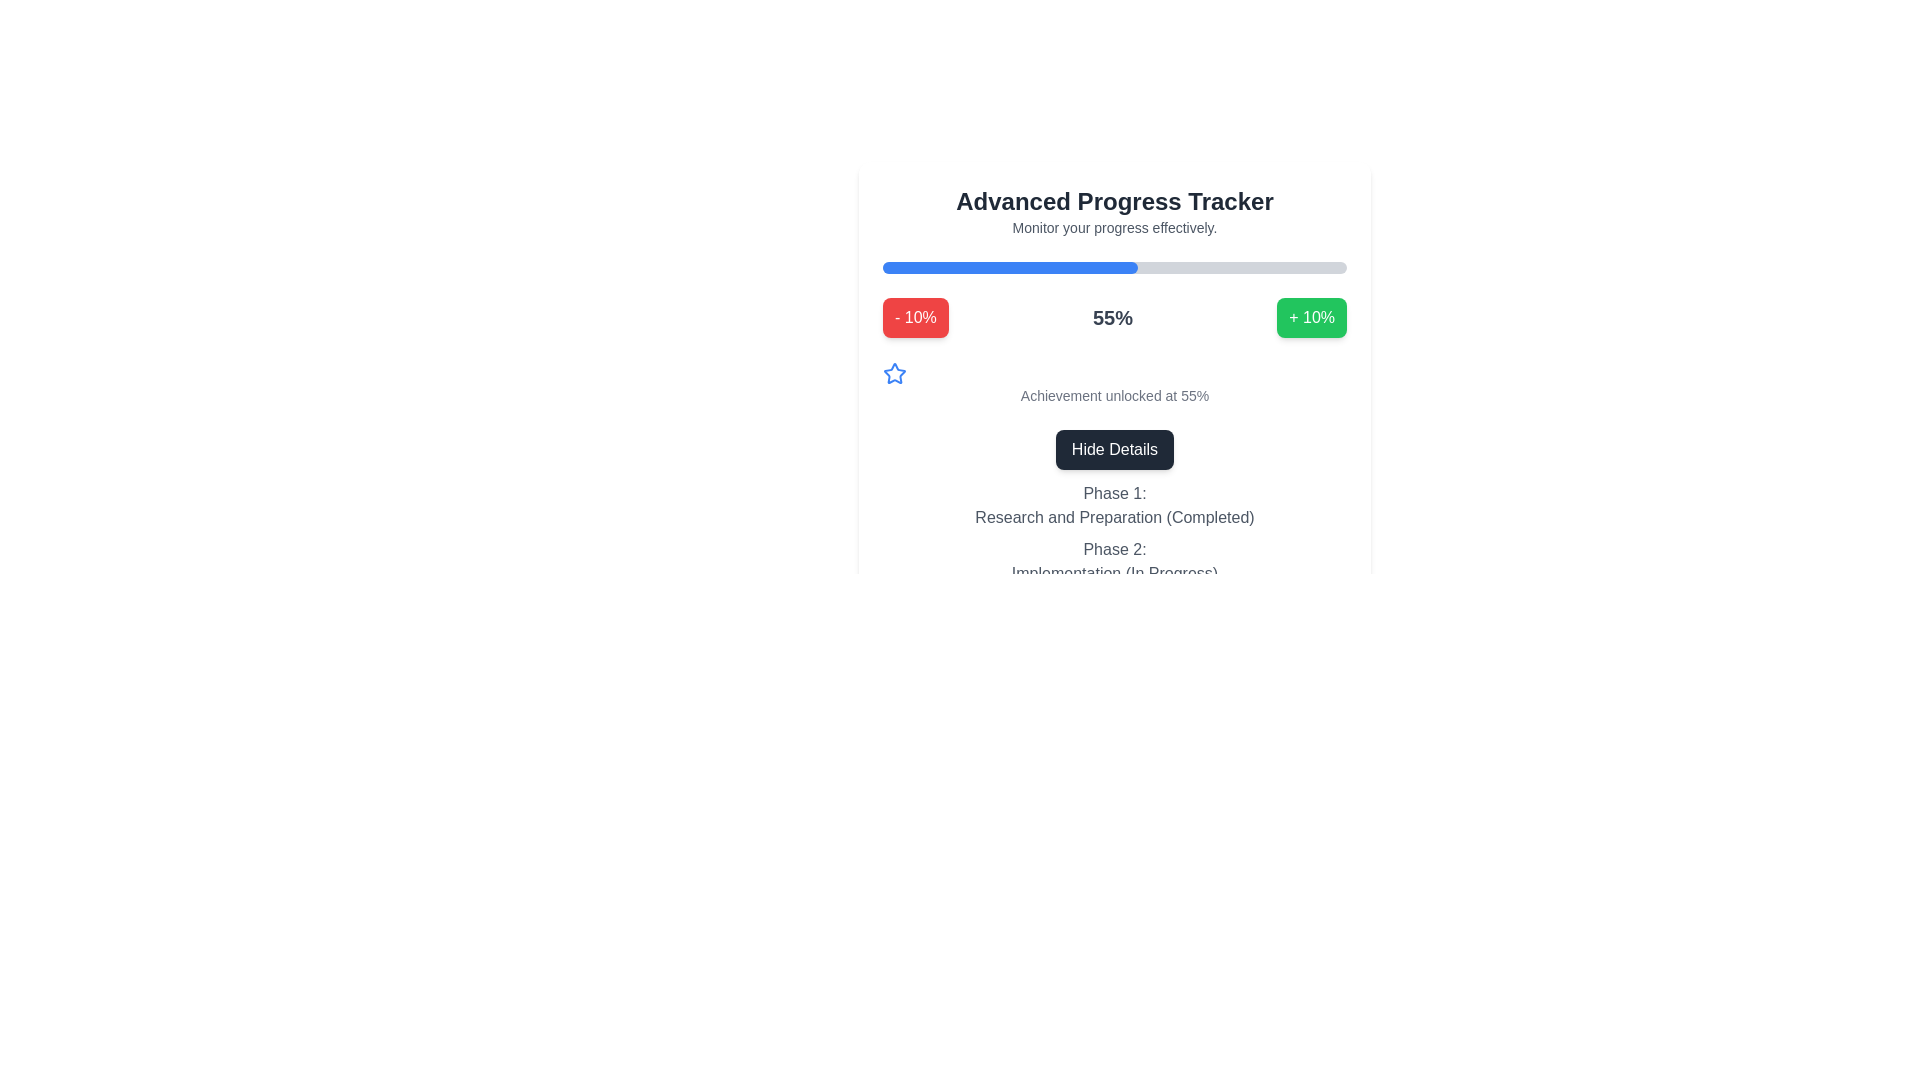 Image resolution: width=1920 pixels, height=1080 pixels. I want to click on the red button displaying '- 10%' to trigger the hover style effect, so click(914, 316).